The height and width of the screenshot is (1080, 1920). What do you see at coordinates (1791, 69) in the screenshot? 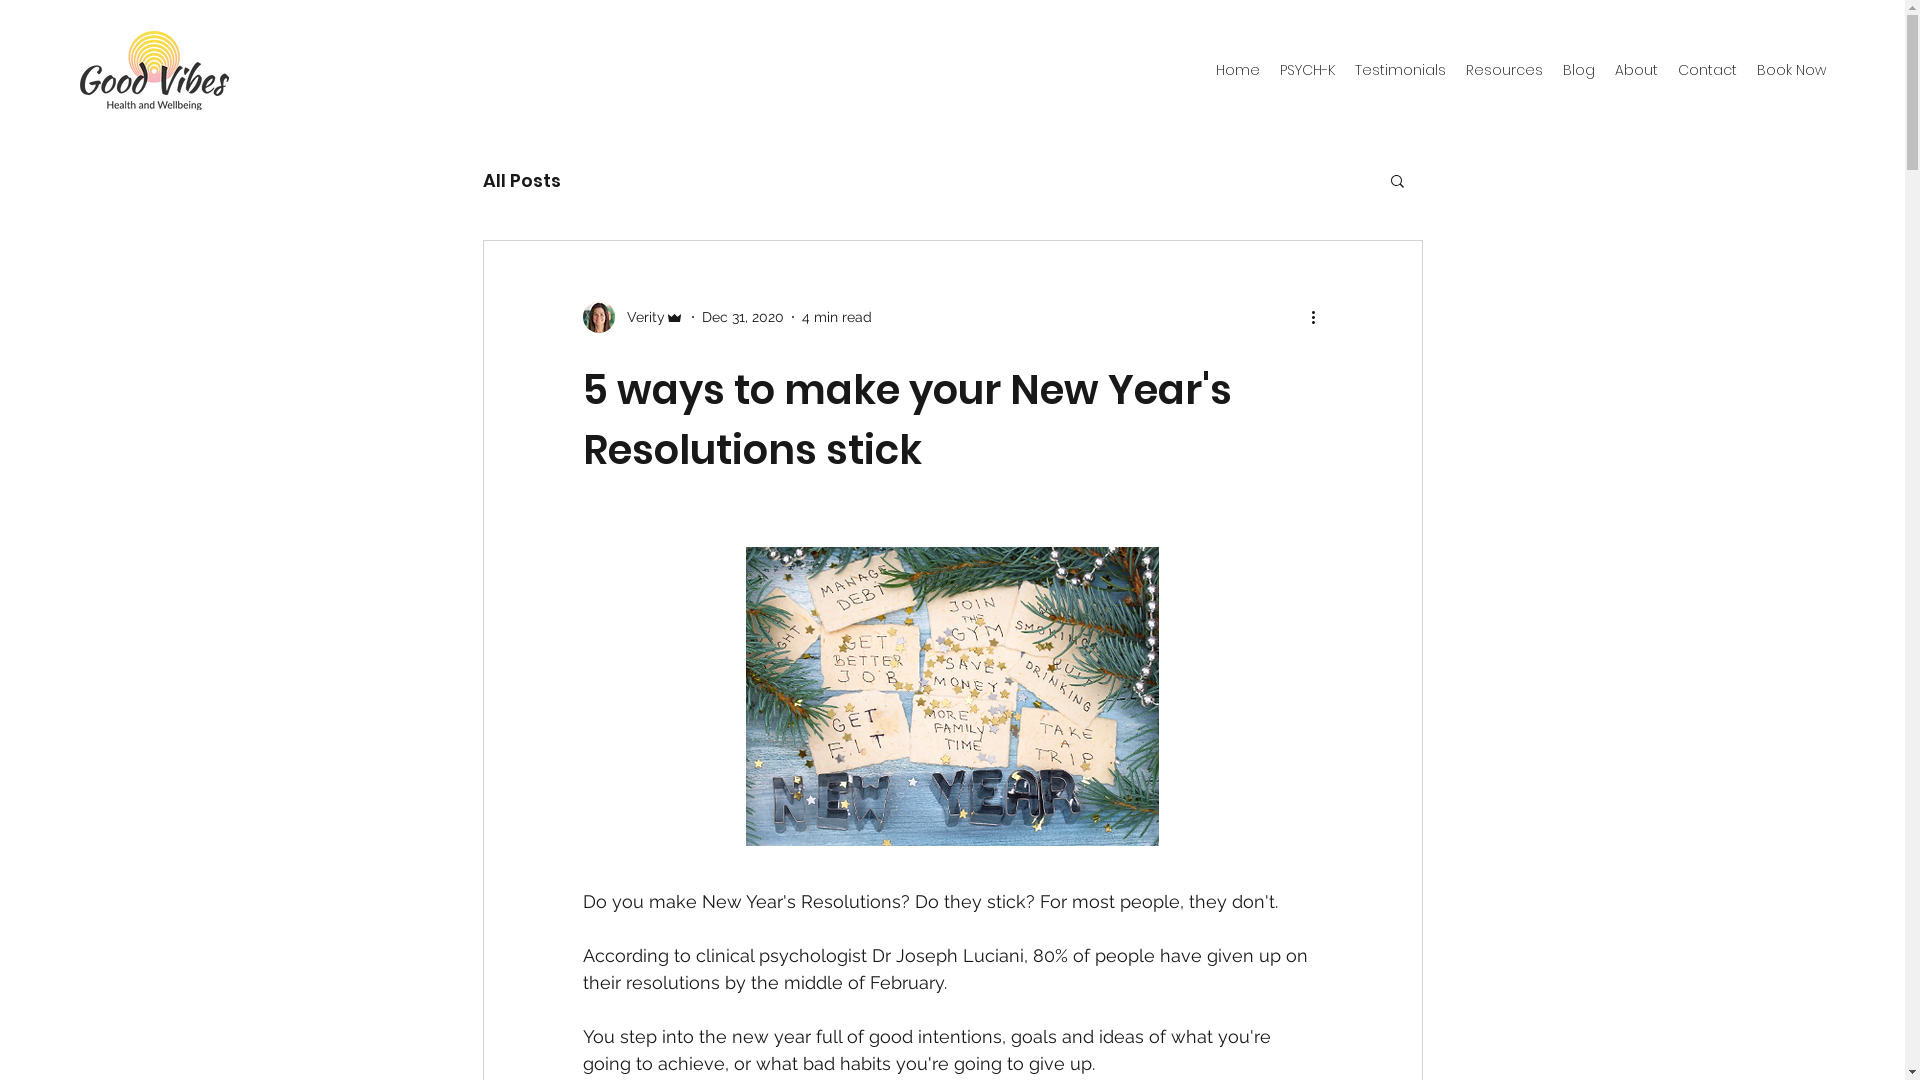
I see `'Book Now'` at bounding box center [1791, 69].